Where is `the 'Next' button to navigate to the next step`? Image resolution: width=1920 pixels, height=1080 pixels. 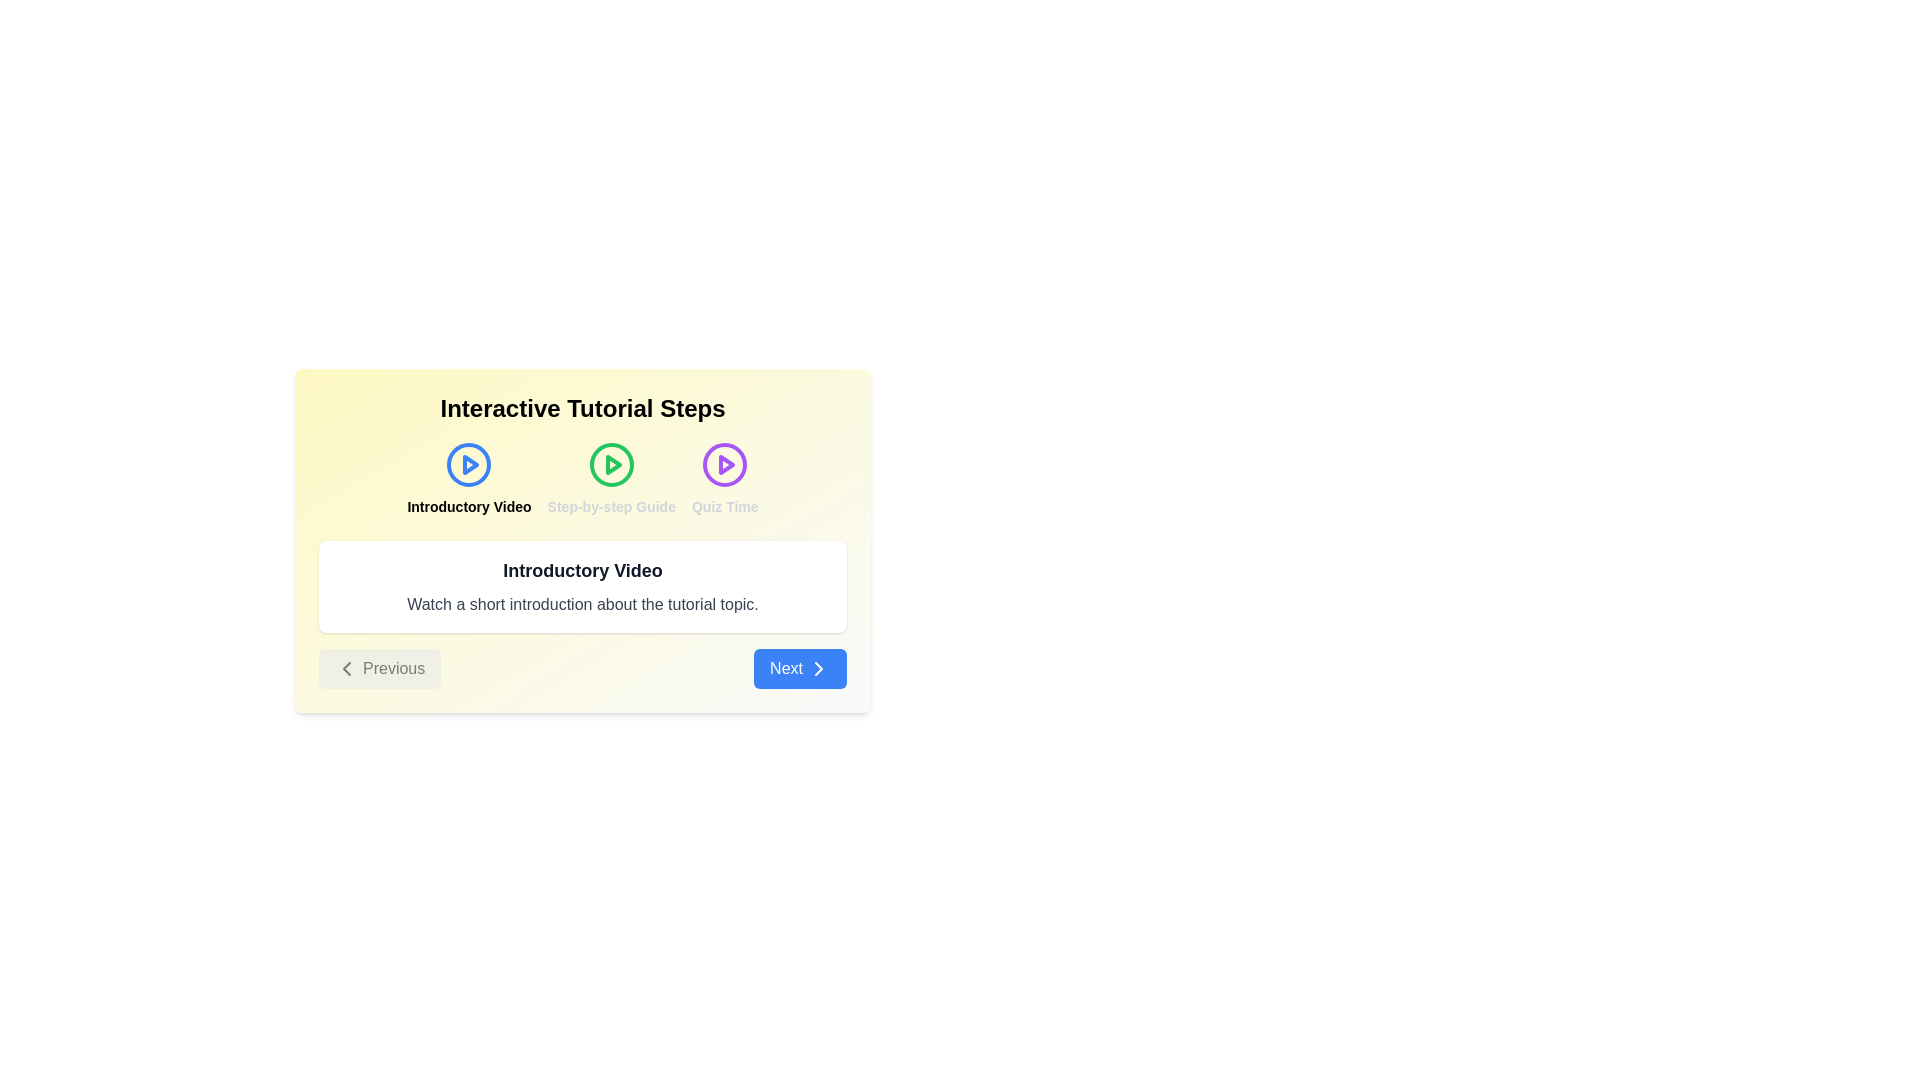 the 'Next' button to navigate to the next step is located at coordinates (800, 668).